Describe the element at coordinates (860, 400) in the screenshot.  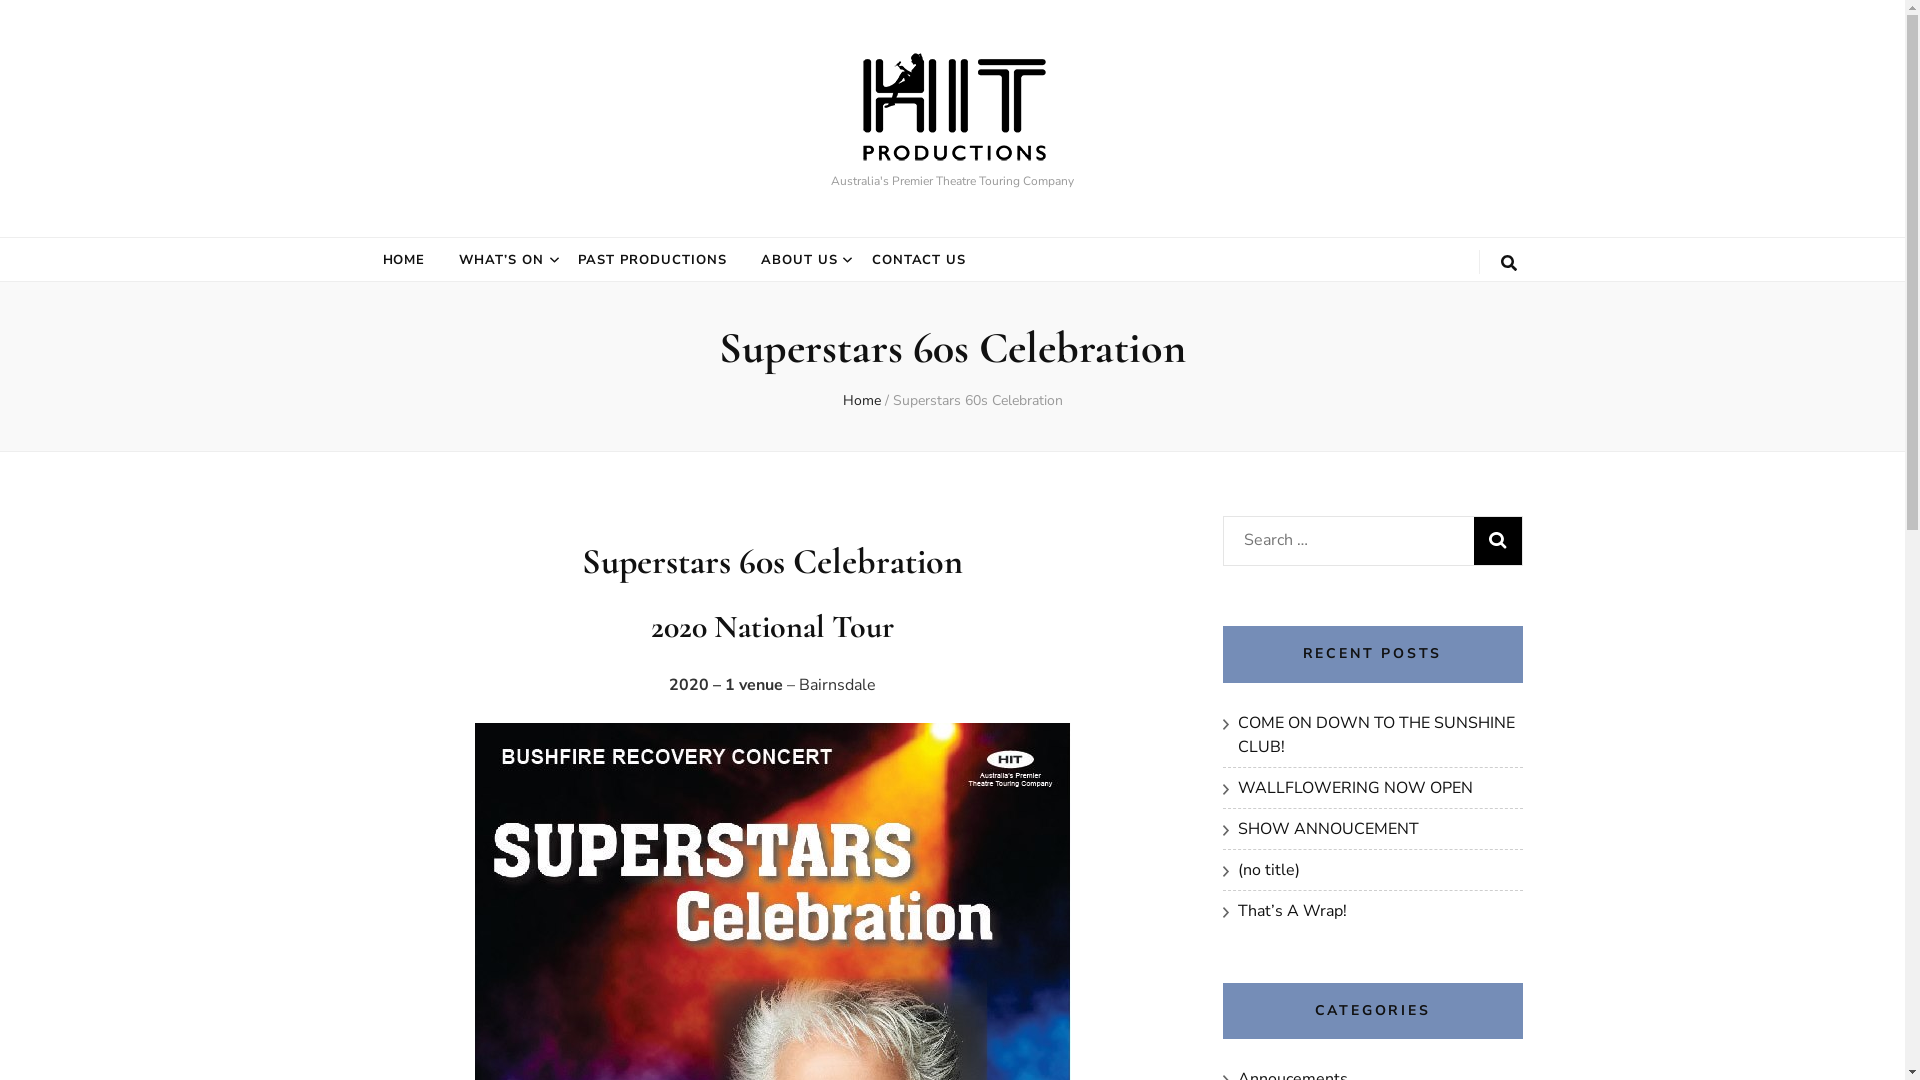
I see `'Home'` at that location.